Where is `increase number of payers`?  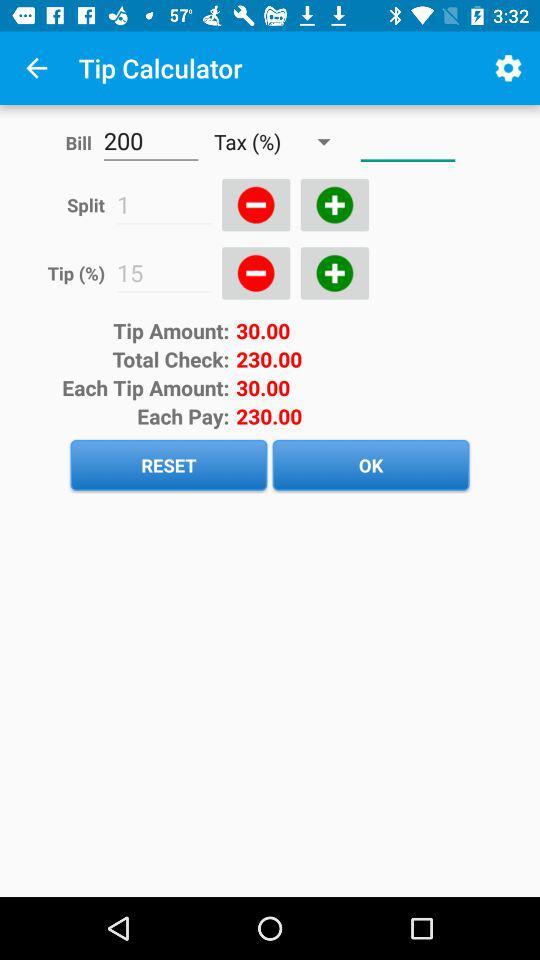 increase number of payers is located at coordinates (334, 205).